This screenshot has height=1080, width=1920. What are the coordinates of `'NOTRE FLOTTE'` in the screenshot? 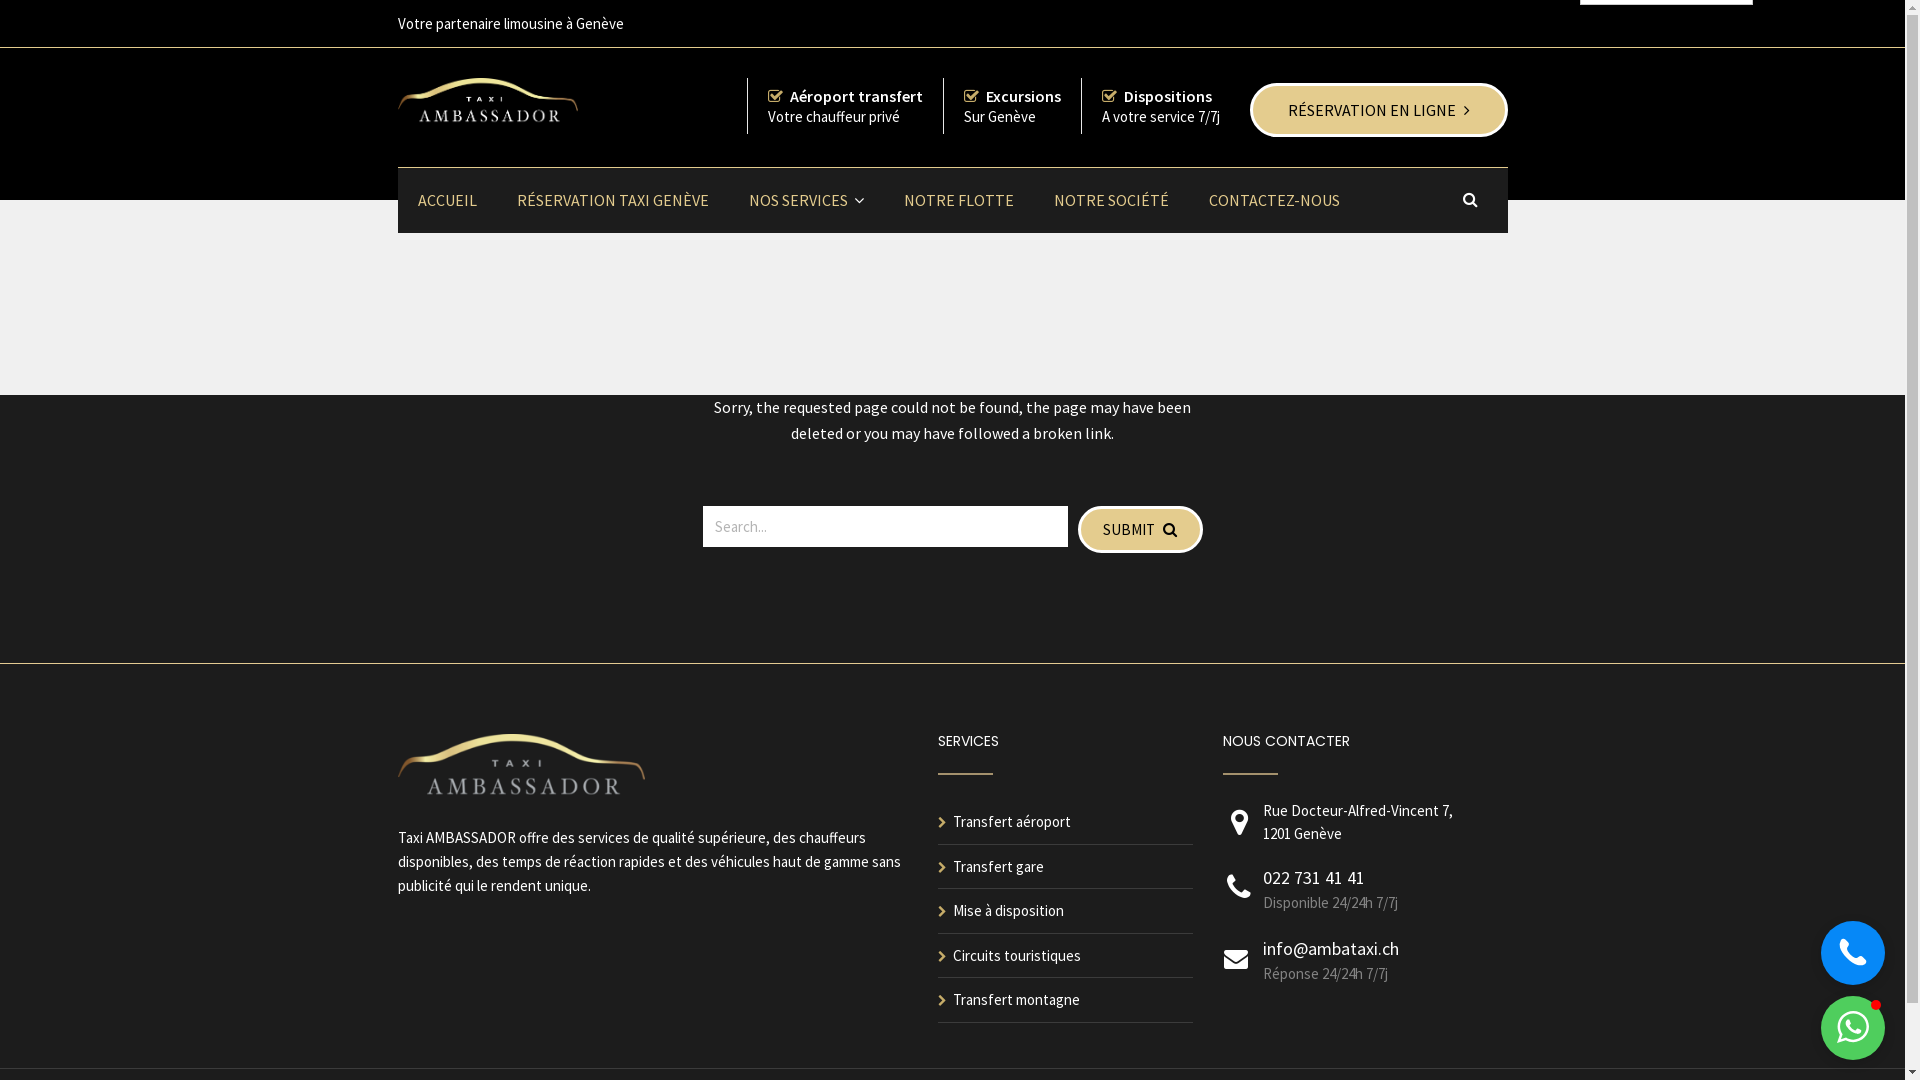 It's located at (882, 200).